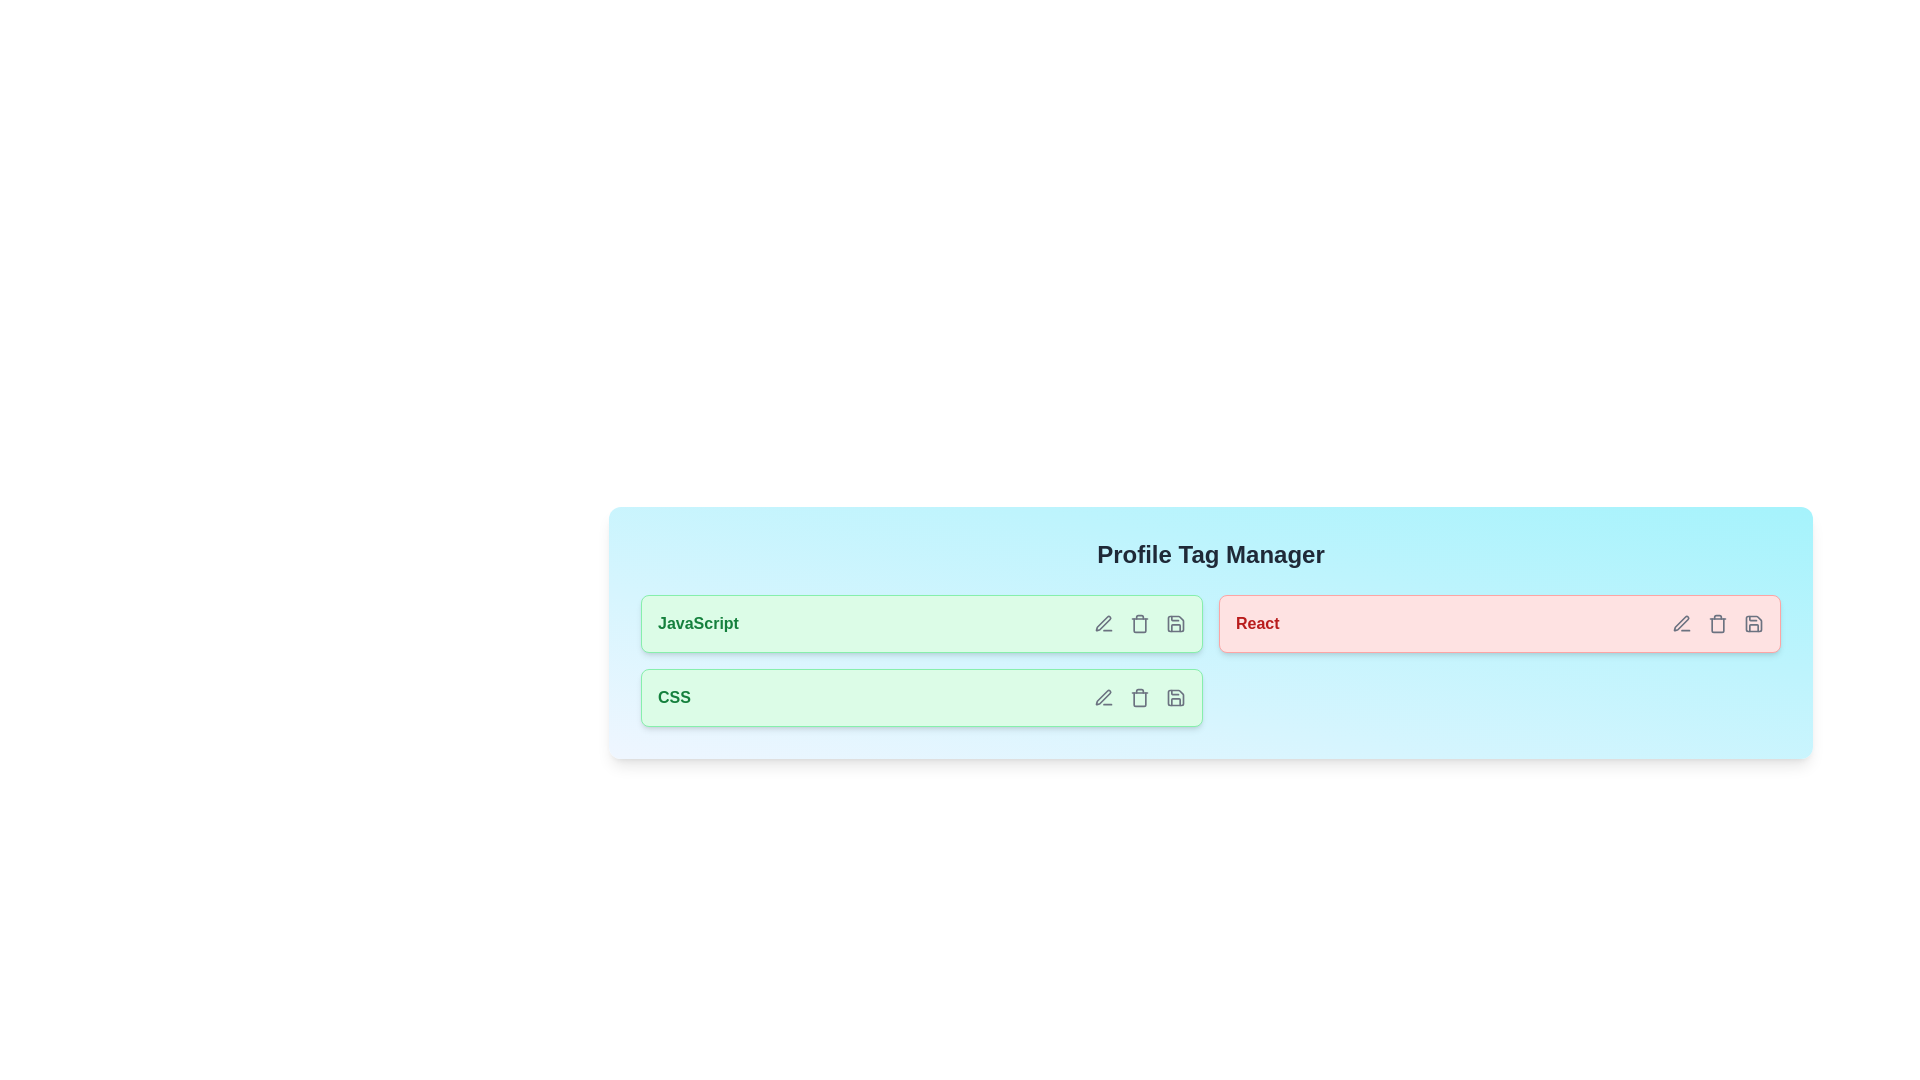  What do you see at coordinates (1103, 623) in the screenshot?
I see `edit icon of the tag labeled JavaScript` at bounding box center [1103, 623].